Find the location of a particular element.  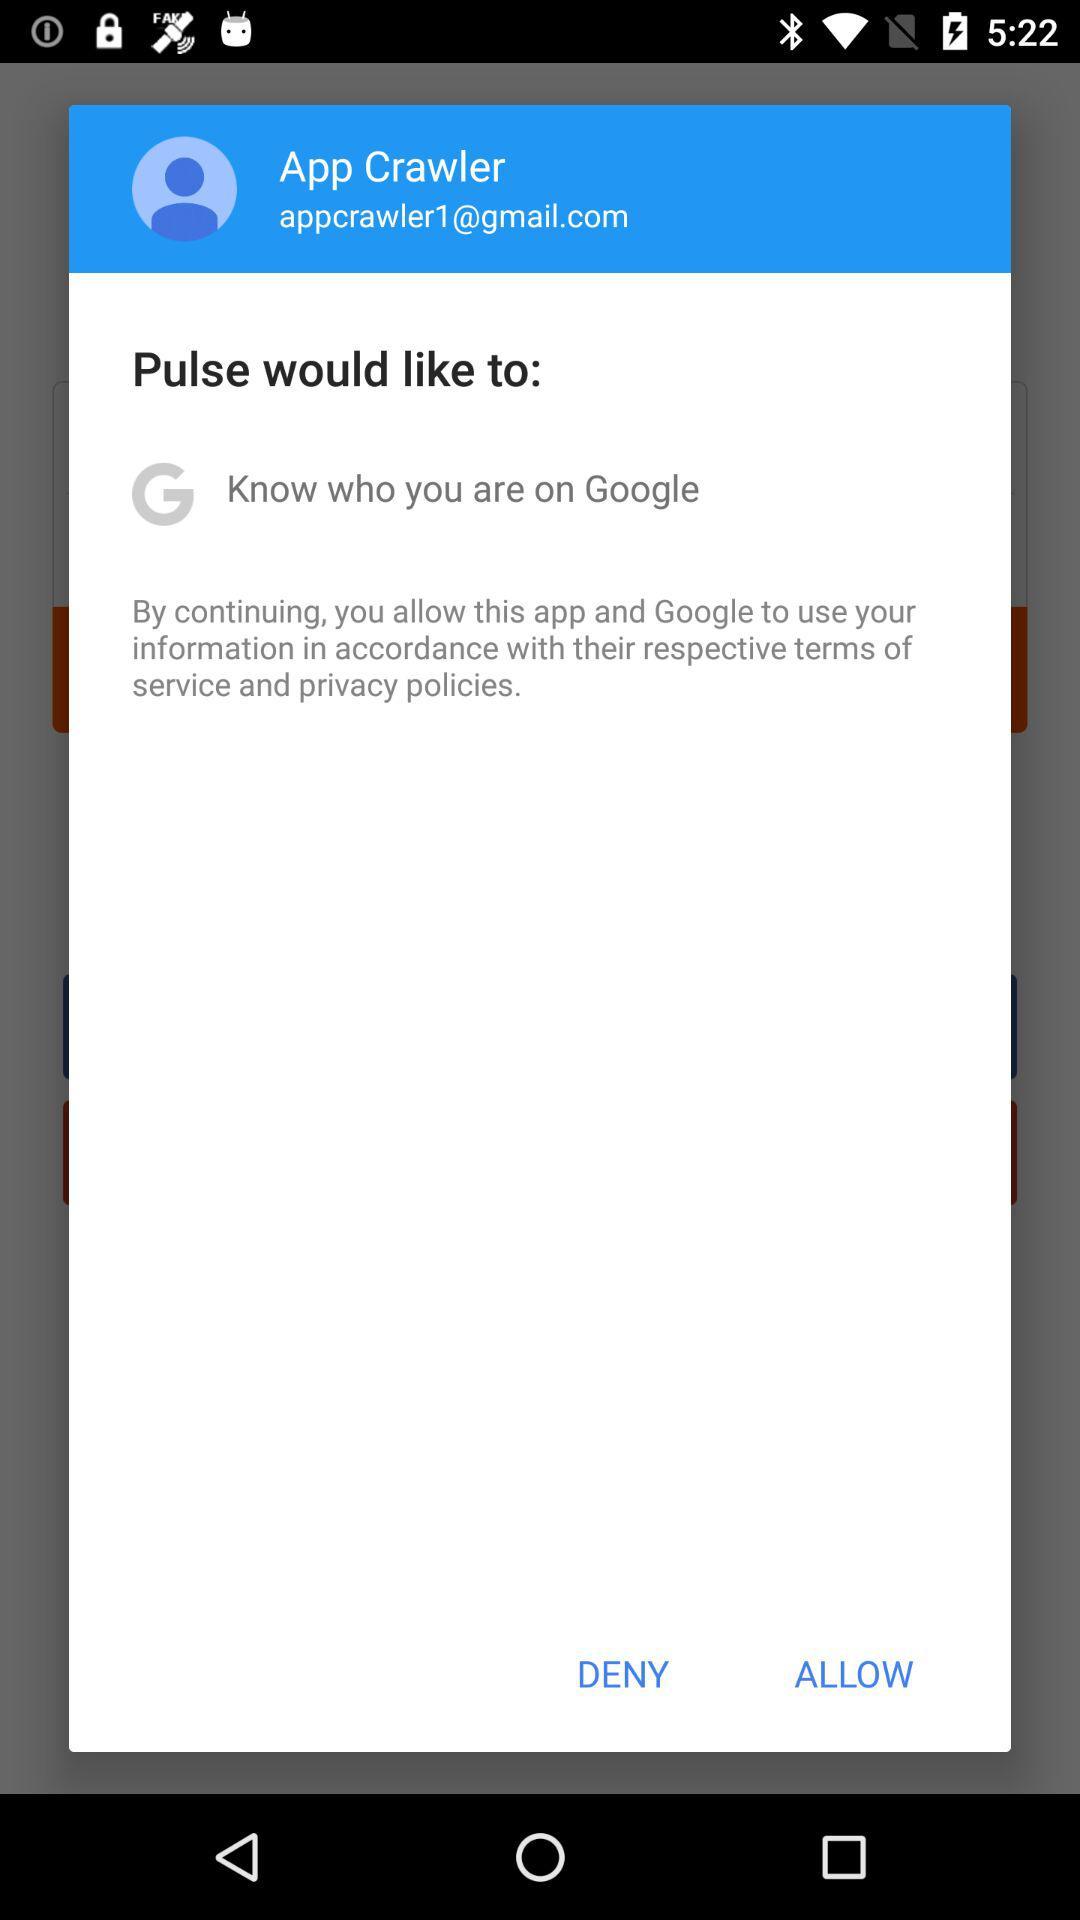

the appcrawler1@gmail.com is located at coordinates (454, 214).